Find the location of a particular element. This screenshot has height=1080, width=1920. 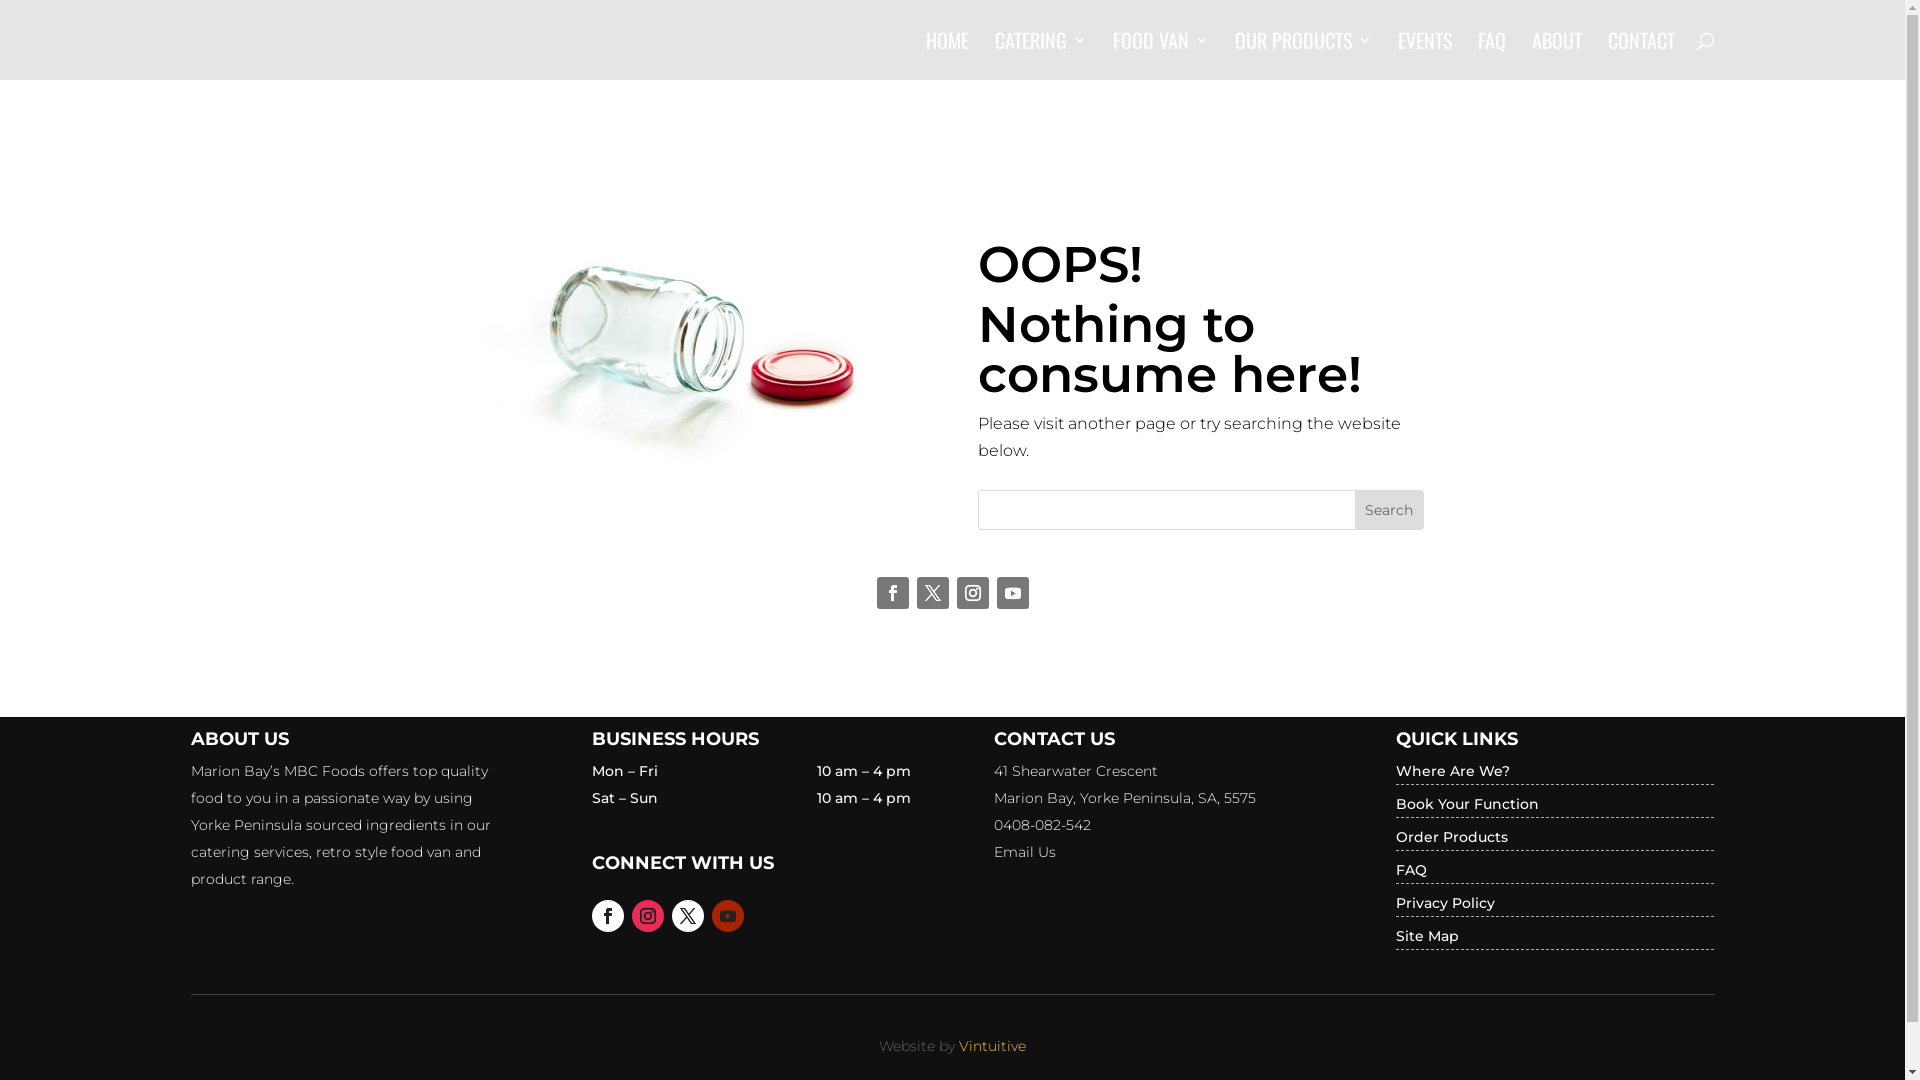

'Email Us' is located at coordinates (1025, 852).